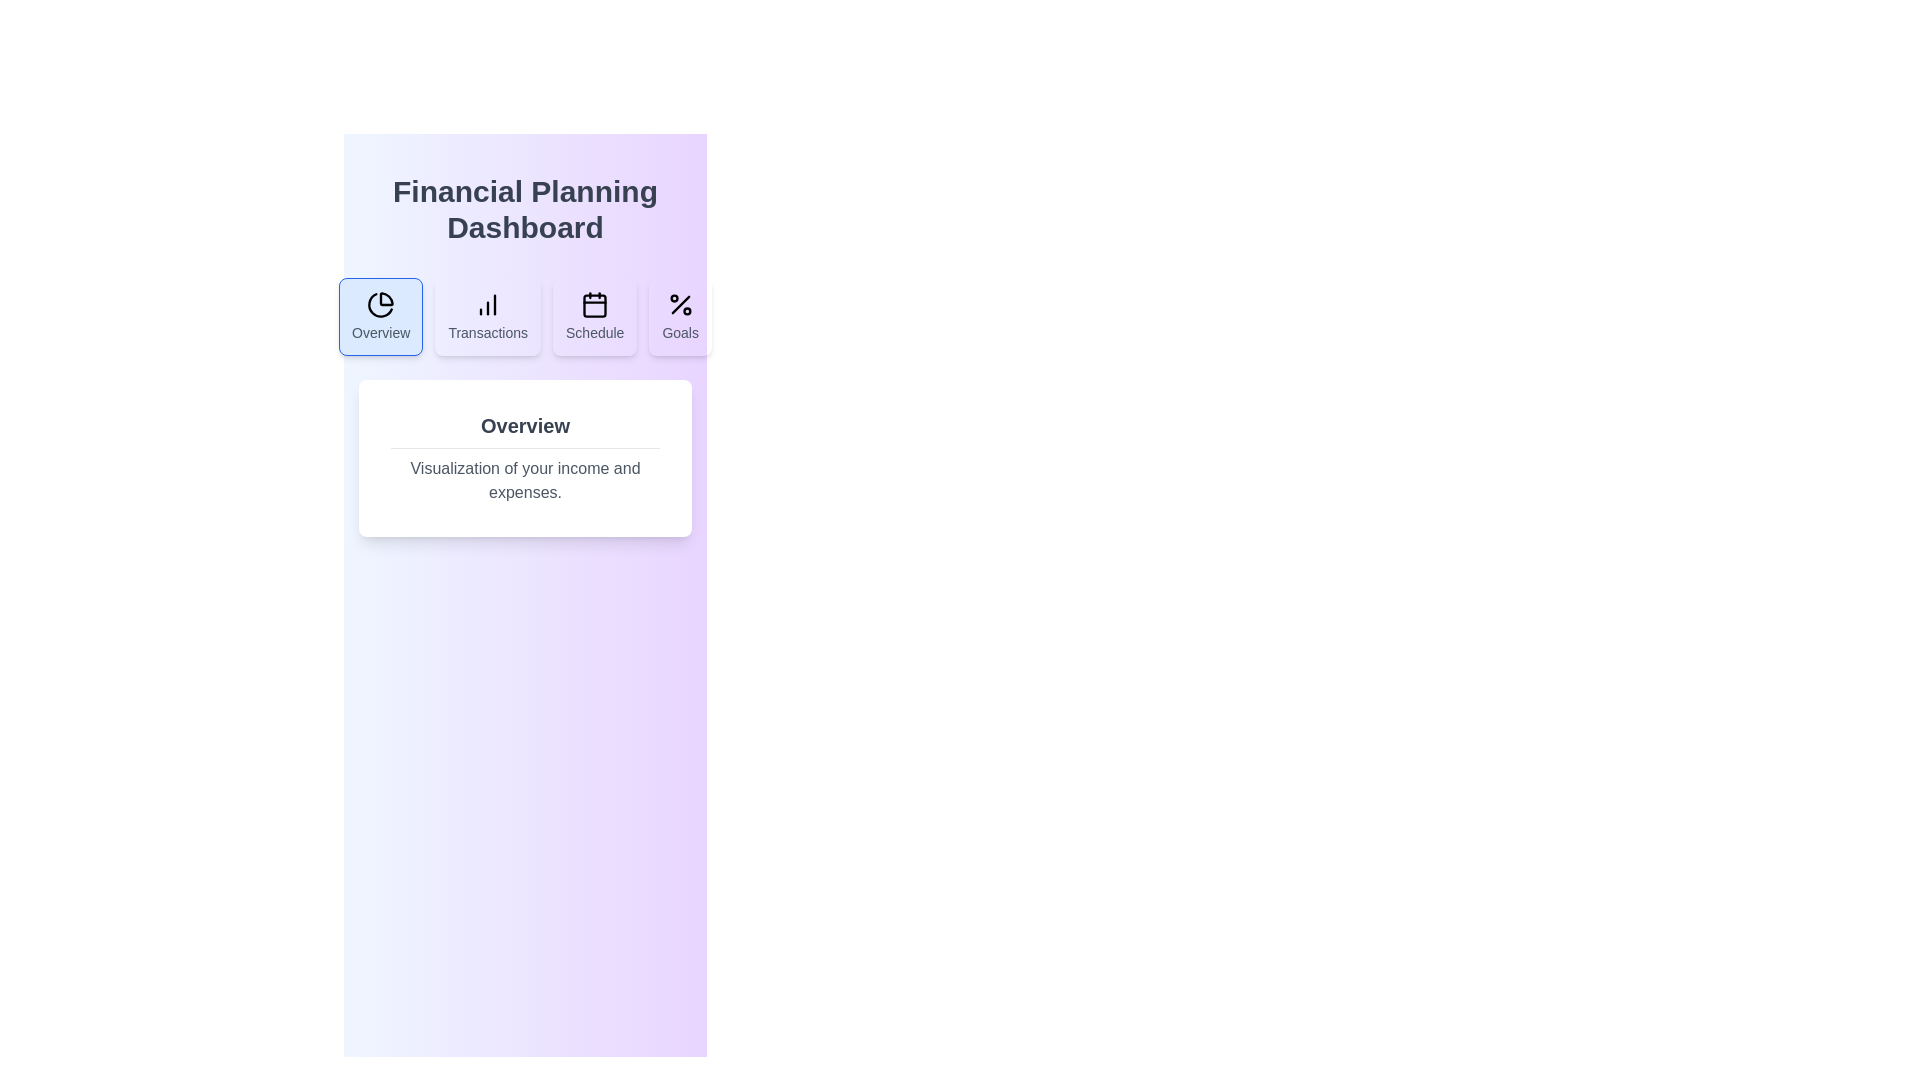 This screenshot has width=1920, height=1080. I want to click on the pie chart segment within the 'Overview' button in the navigation bar, so click(380, 305).